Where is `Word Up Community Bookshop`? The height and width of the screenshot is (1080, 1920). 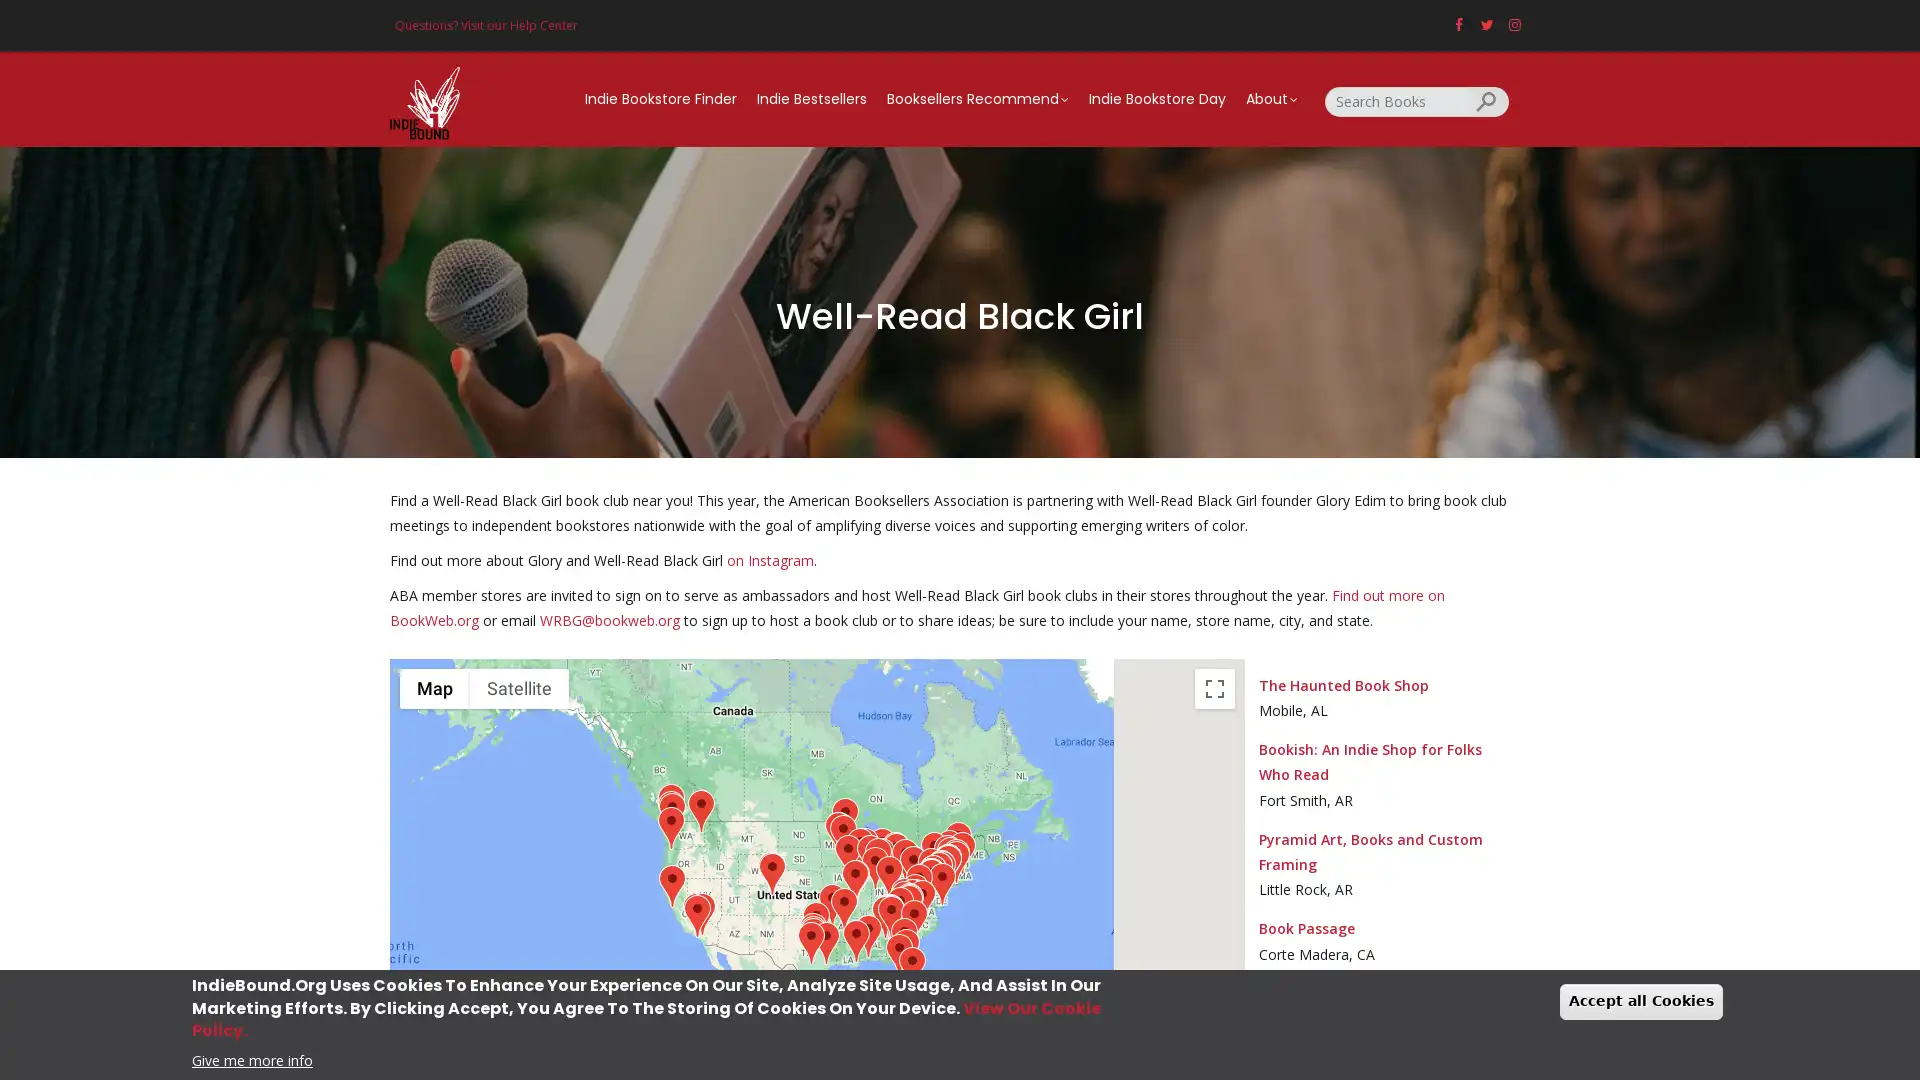 Word Up Community Bookshop is located at coordinates (946, 863).